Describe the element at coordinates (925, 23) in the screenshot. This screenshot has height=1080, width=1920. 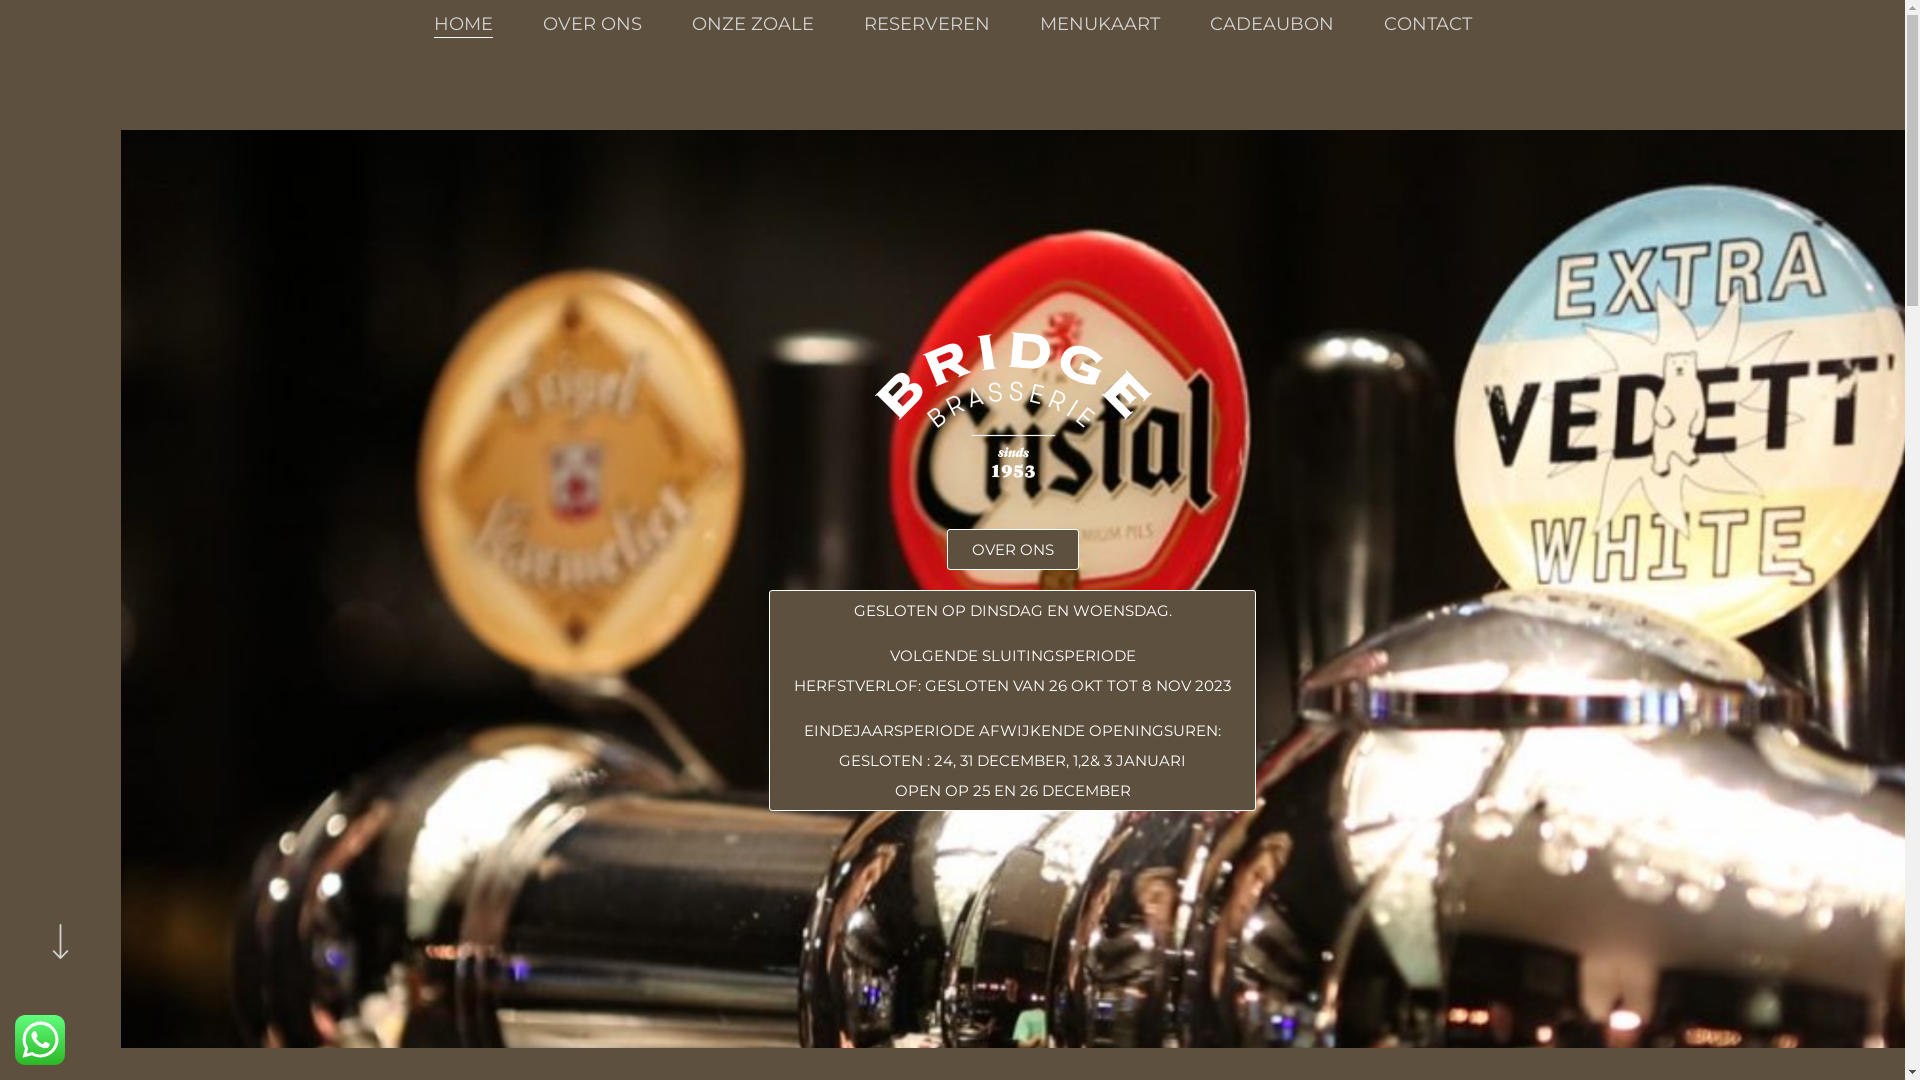
I see `'RESERVEREN'` at that location.